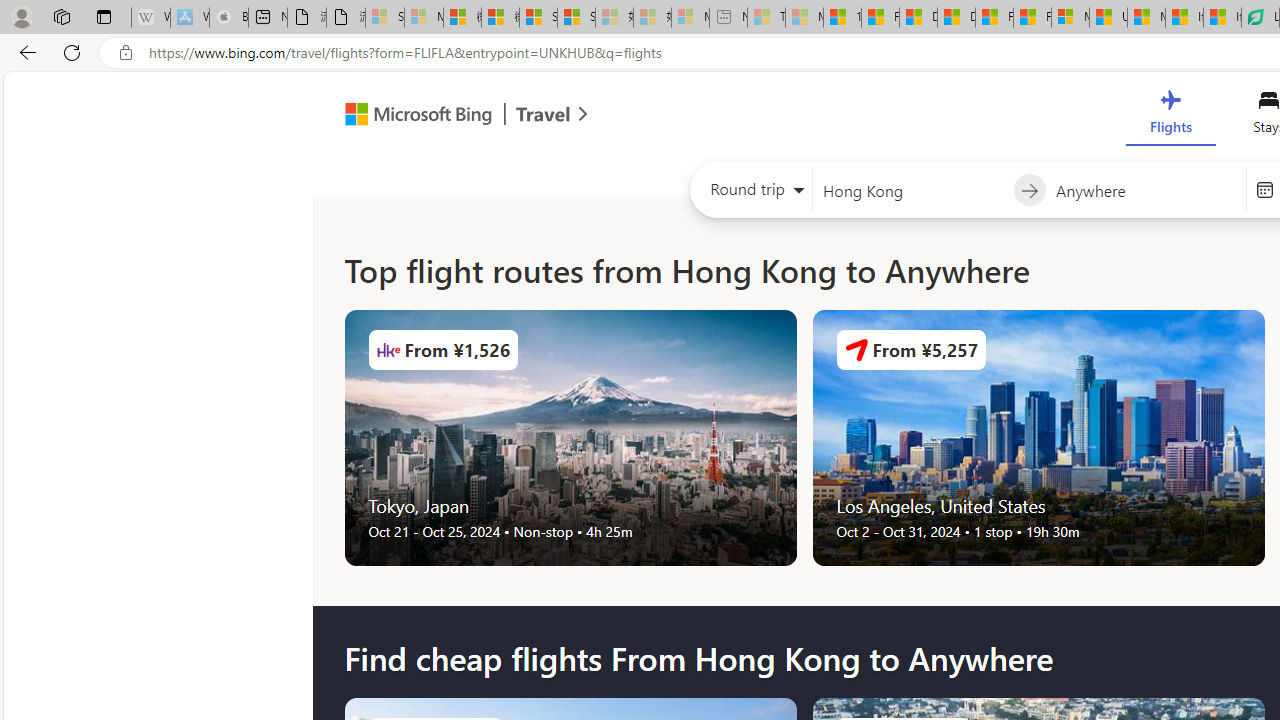  What do you see at coordinates (229, 17) in the screenshot?
I see `'Buy iPad - Apple - Sleeping'` at bounding box center [229, 17].